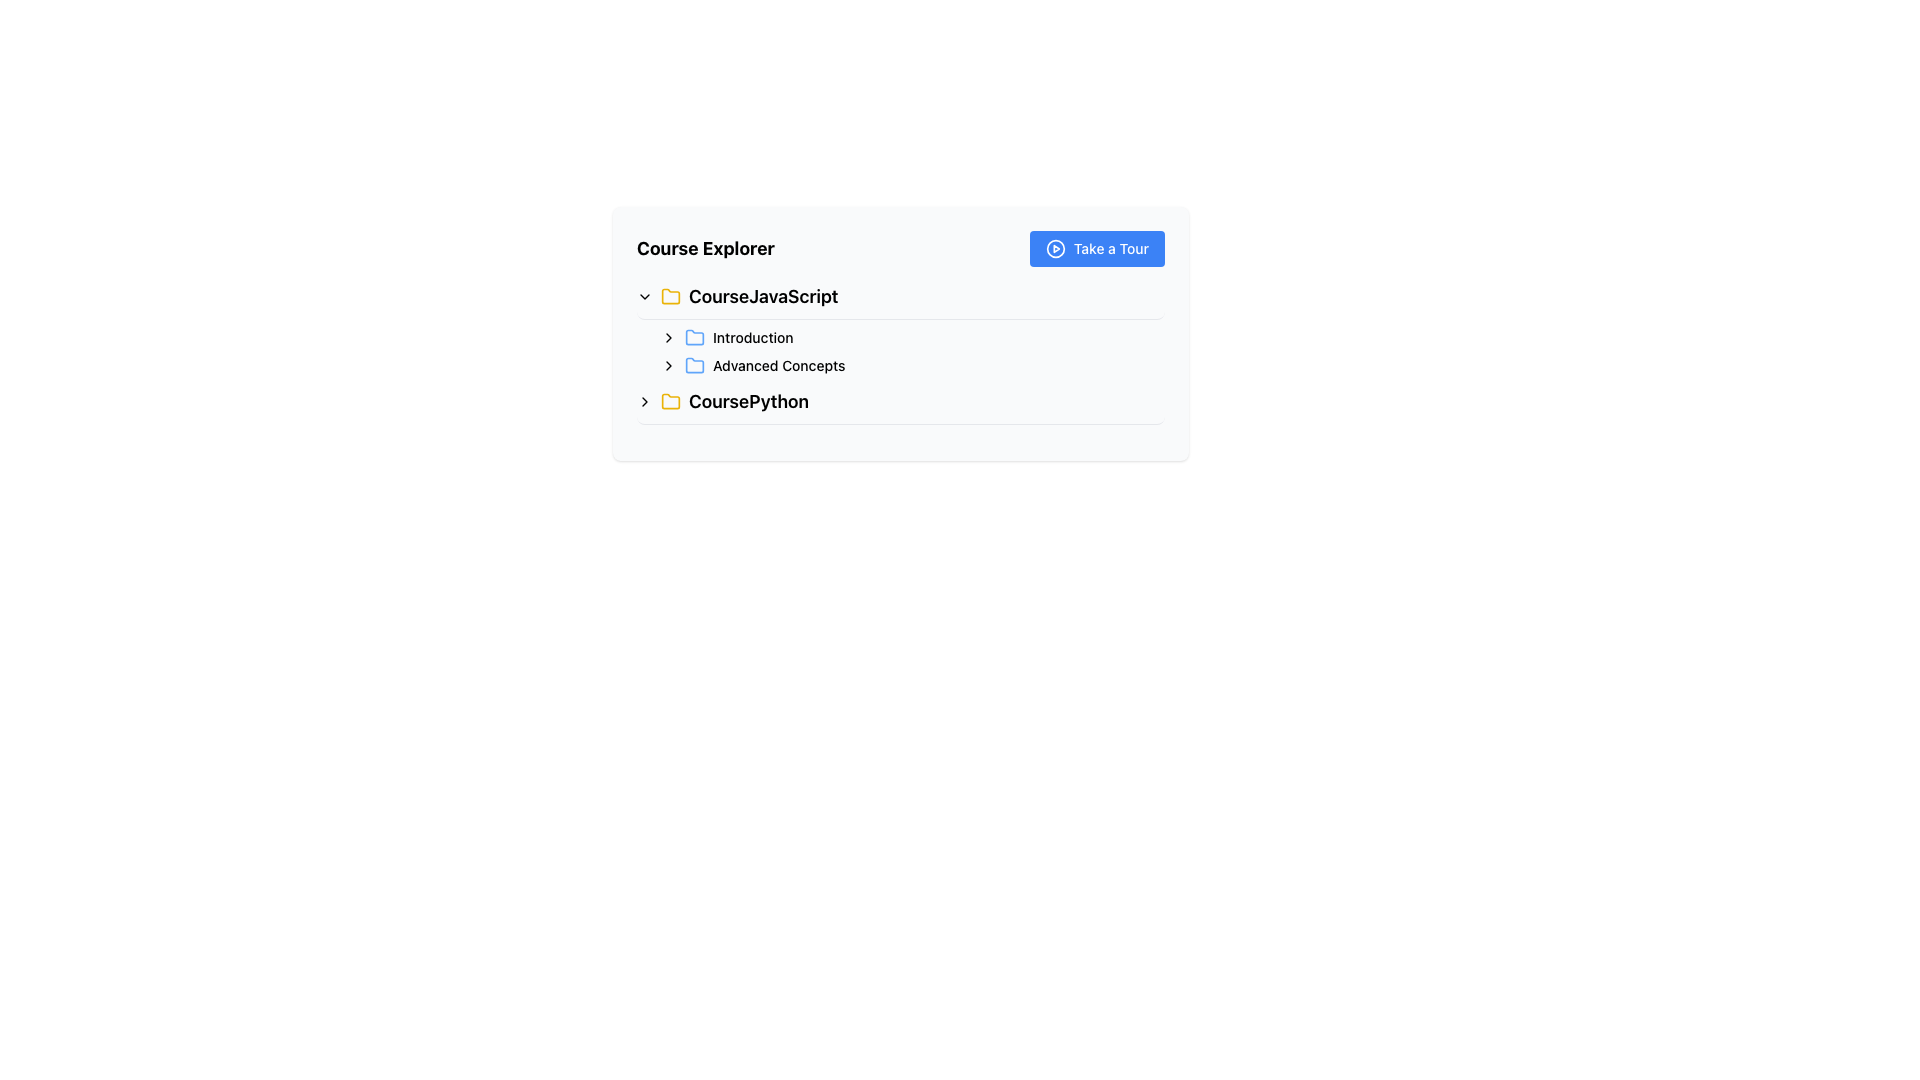  Describe the element at coordinates (668, 337) in the screenshot. I see `the rightward-facing chevron icon located in the 'Introduction' section of the 'CourseJavaScript' category` at that location.